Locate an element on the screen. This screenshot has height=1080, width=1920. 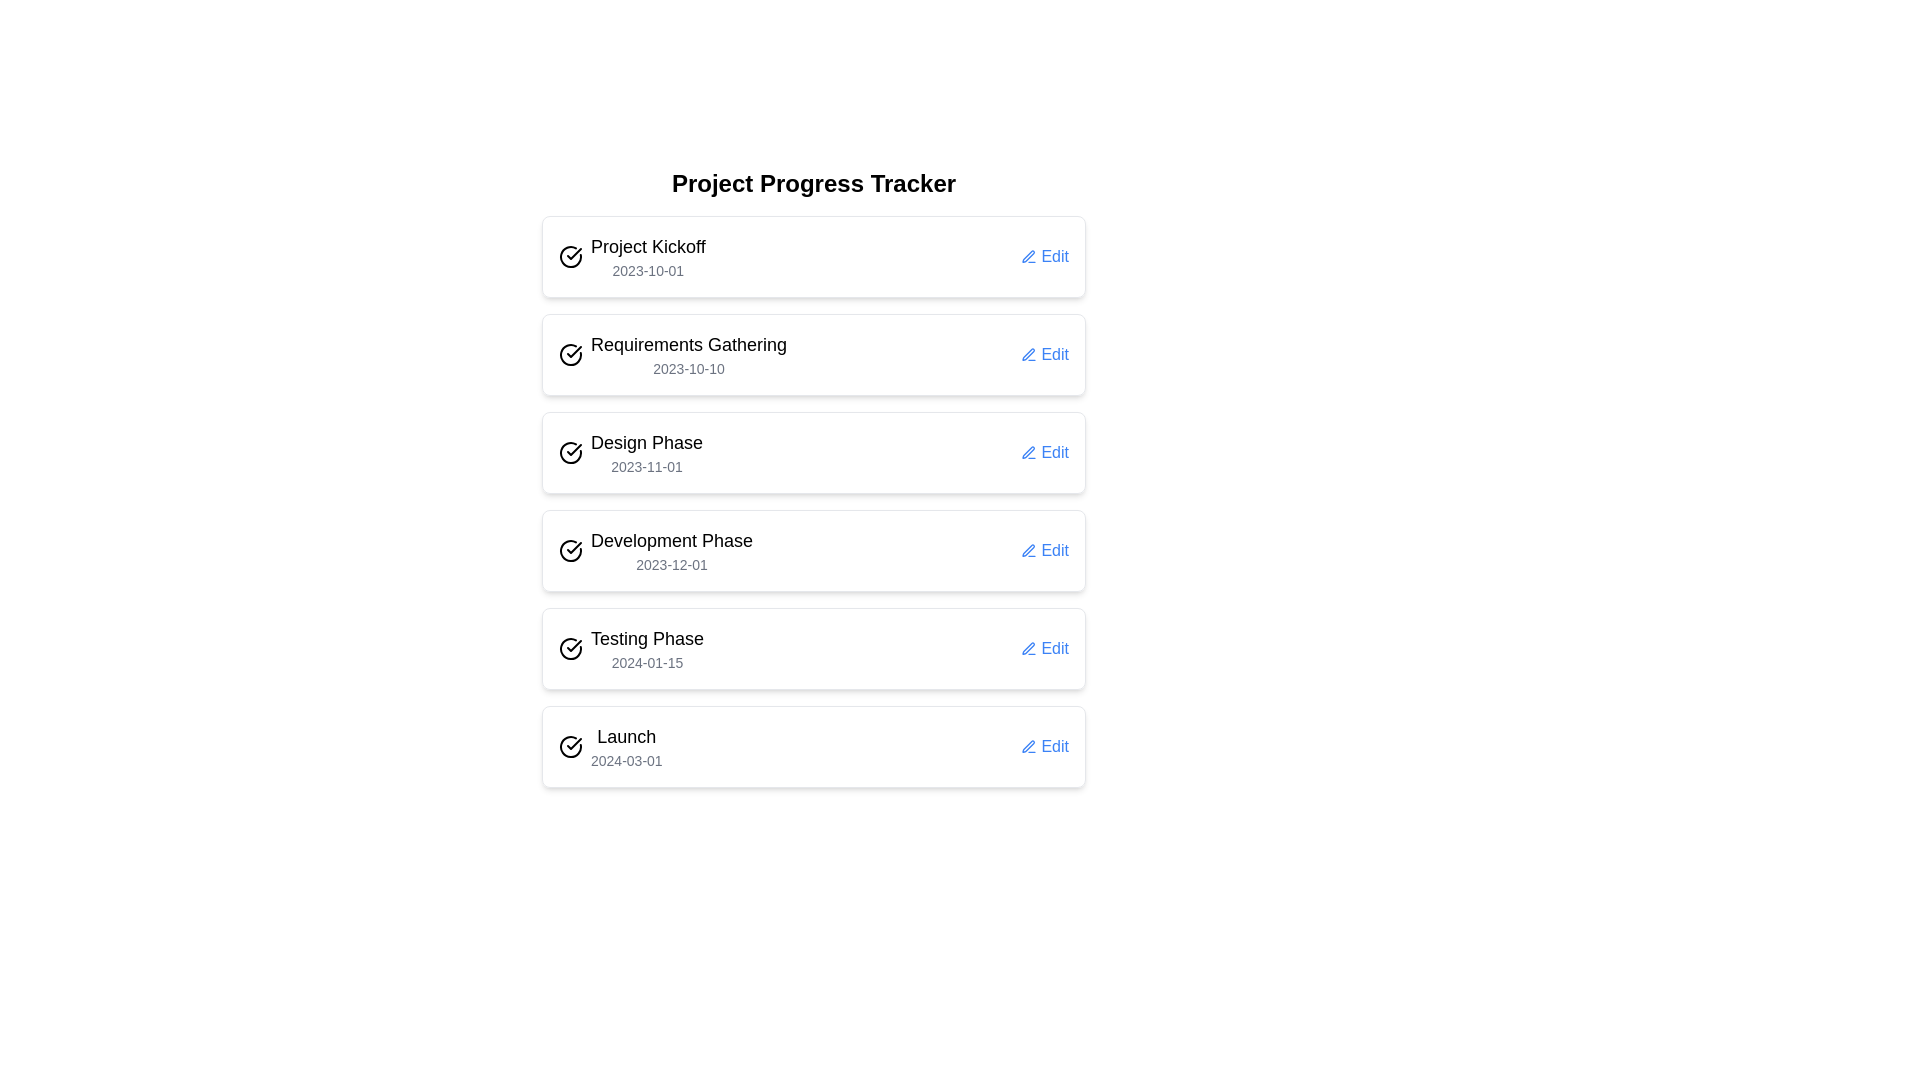
the pen graphic icon, which is a vector graphic with a thin, rounded stroke, located within the 'Edit' section of the 'Project Kickoff' entry is located at coordinates (1029, 255).